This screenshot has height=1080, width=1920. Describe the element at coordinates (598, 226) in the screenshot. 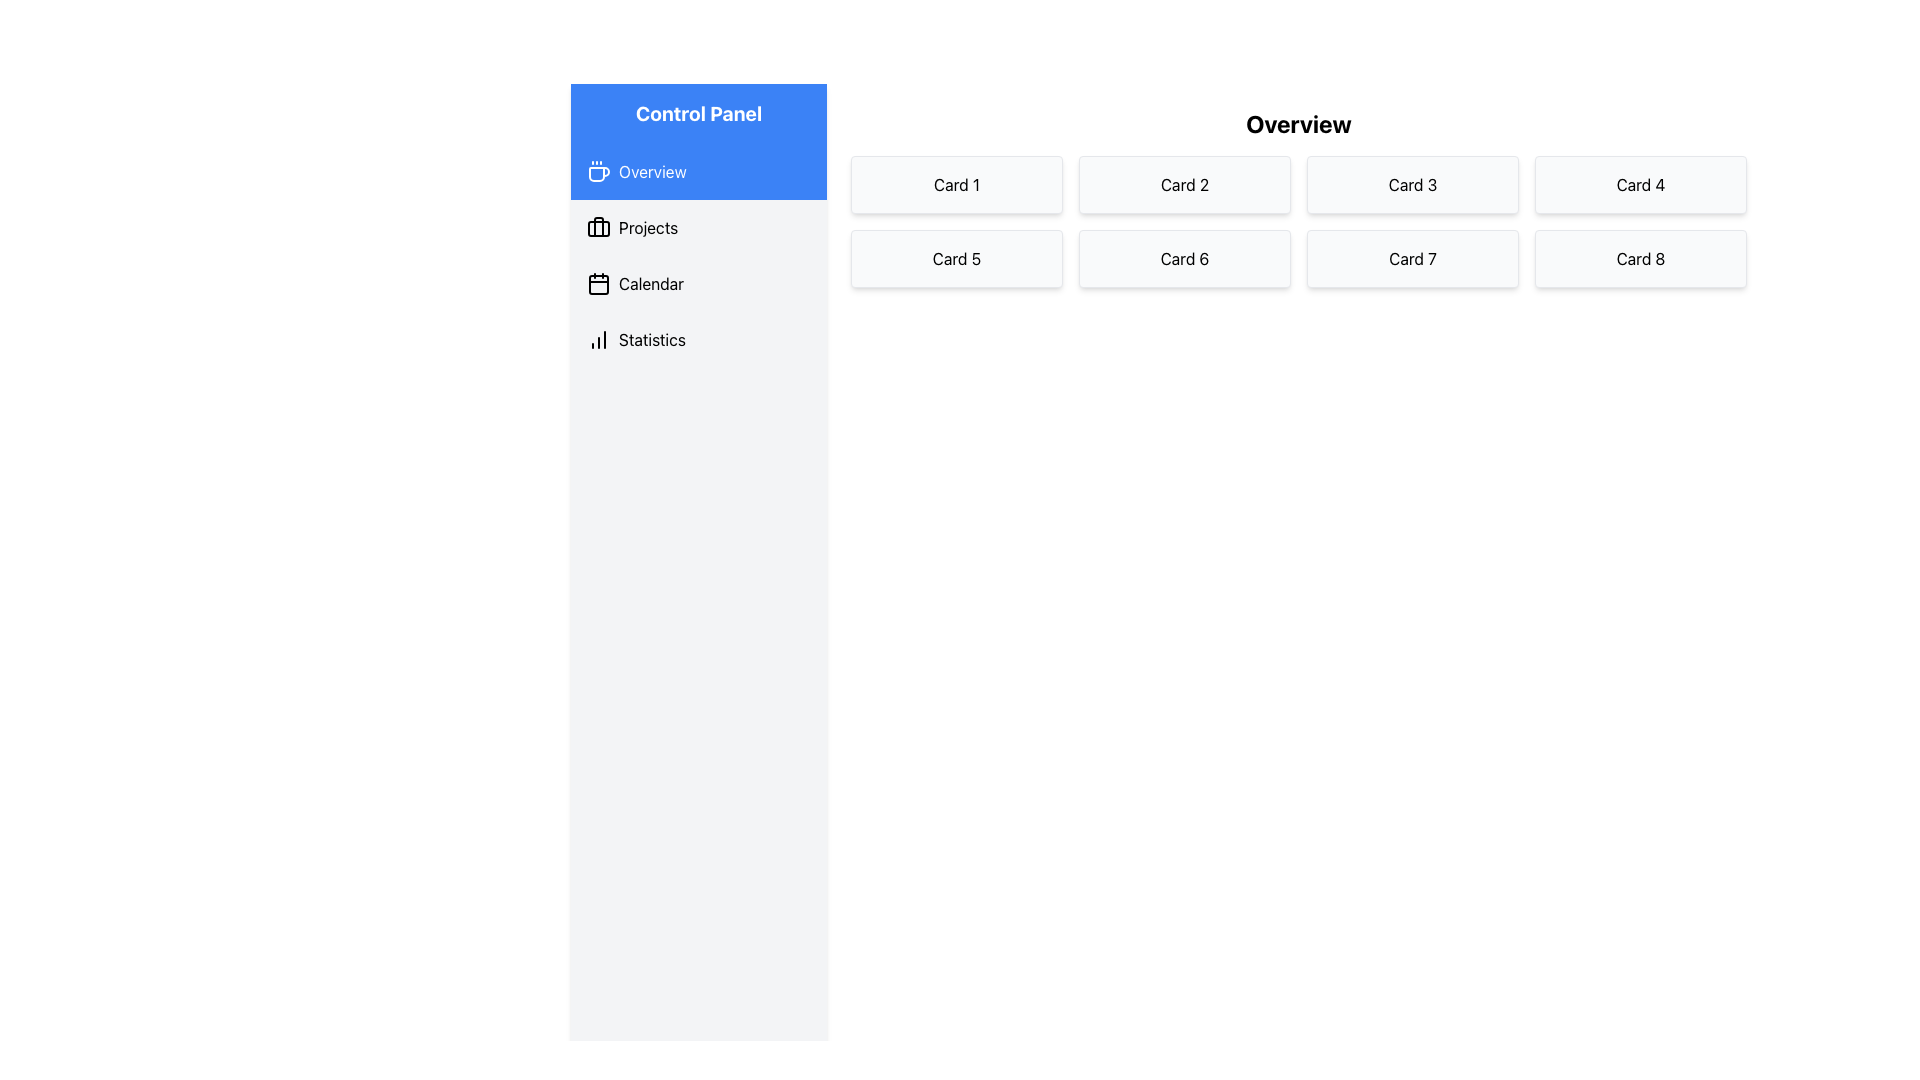

I see `the briefcase icon located in the navigation menu to the left of the 'Projects' text` at that location.